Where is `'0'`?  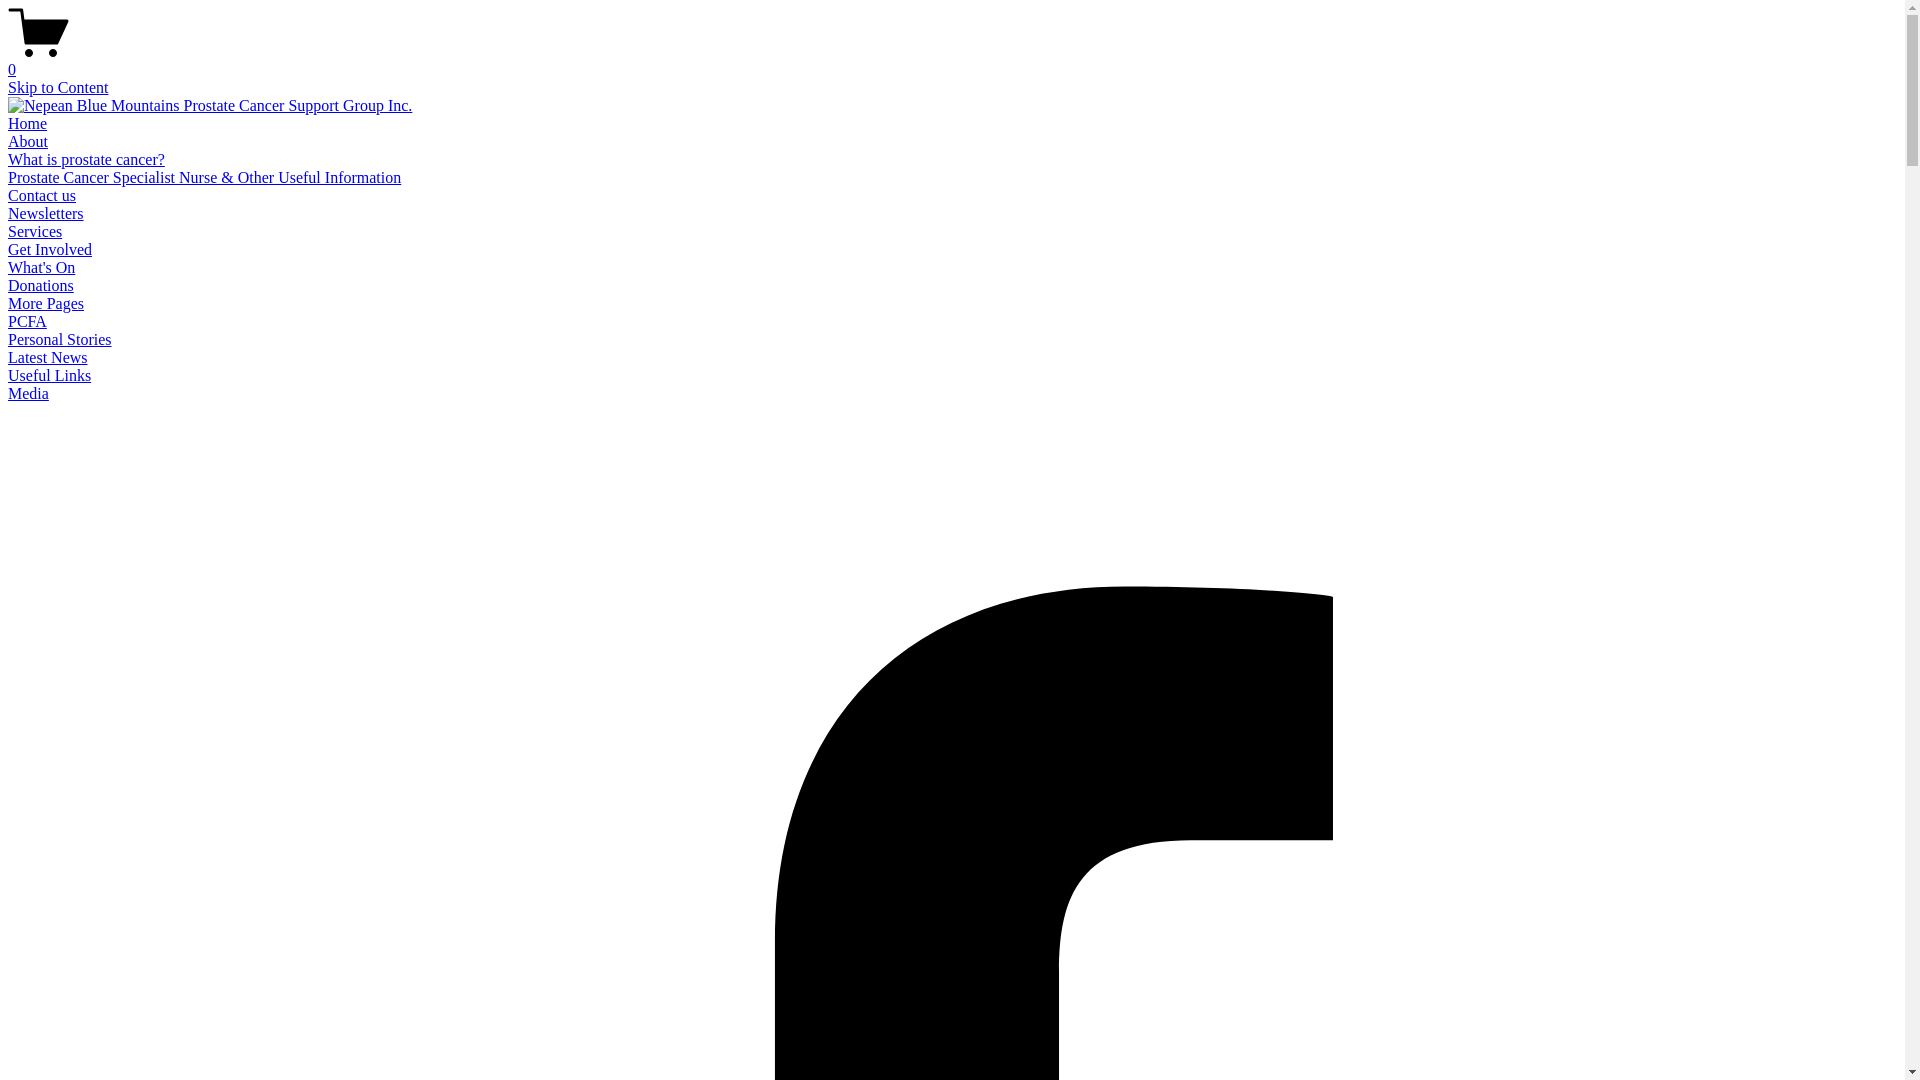 '0' is located at coordinates (951, 60).